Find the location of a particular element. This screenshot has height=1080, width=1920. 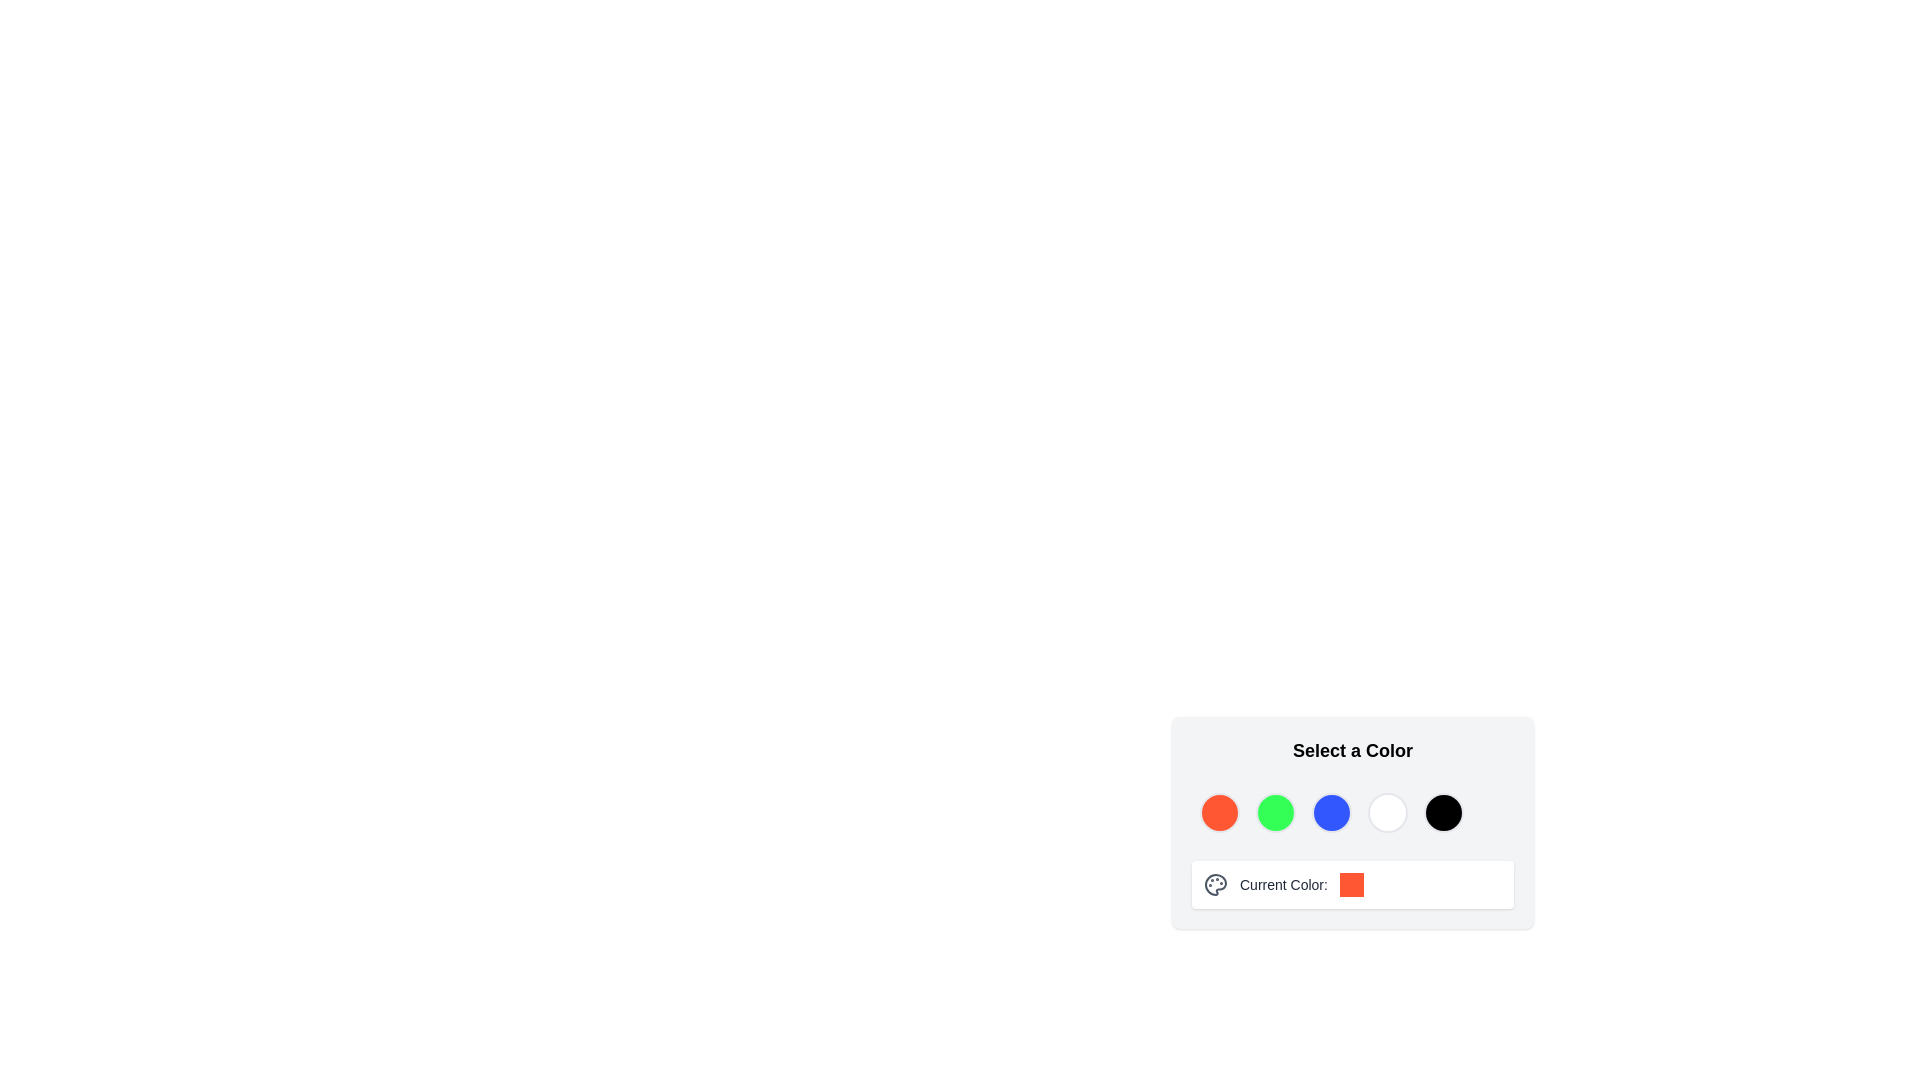

the circular button on the color picker panel is located at coordinates (1353, 848).